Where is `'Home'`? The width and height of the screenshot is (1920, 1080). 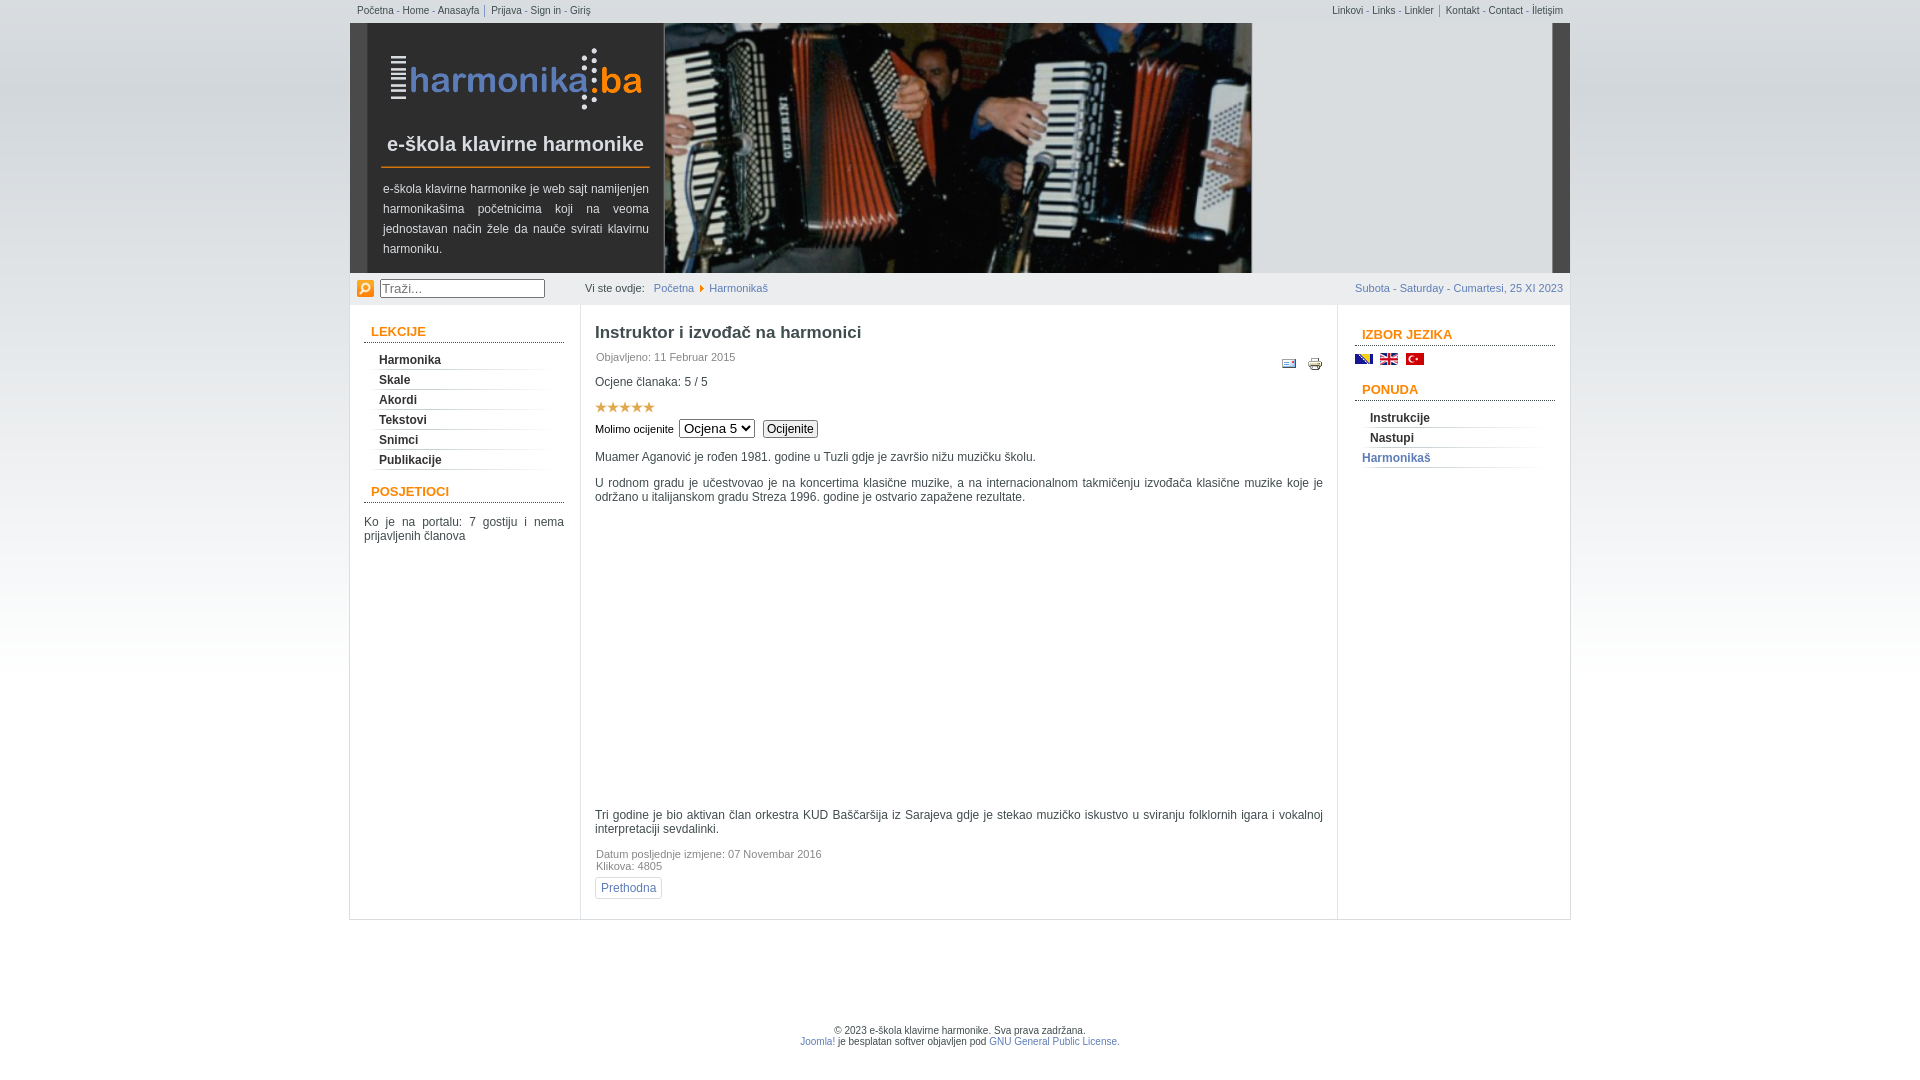 'Home' is located at coordinates (415, 10).